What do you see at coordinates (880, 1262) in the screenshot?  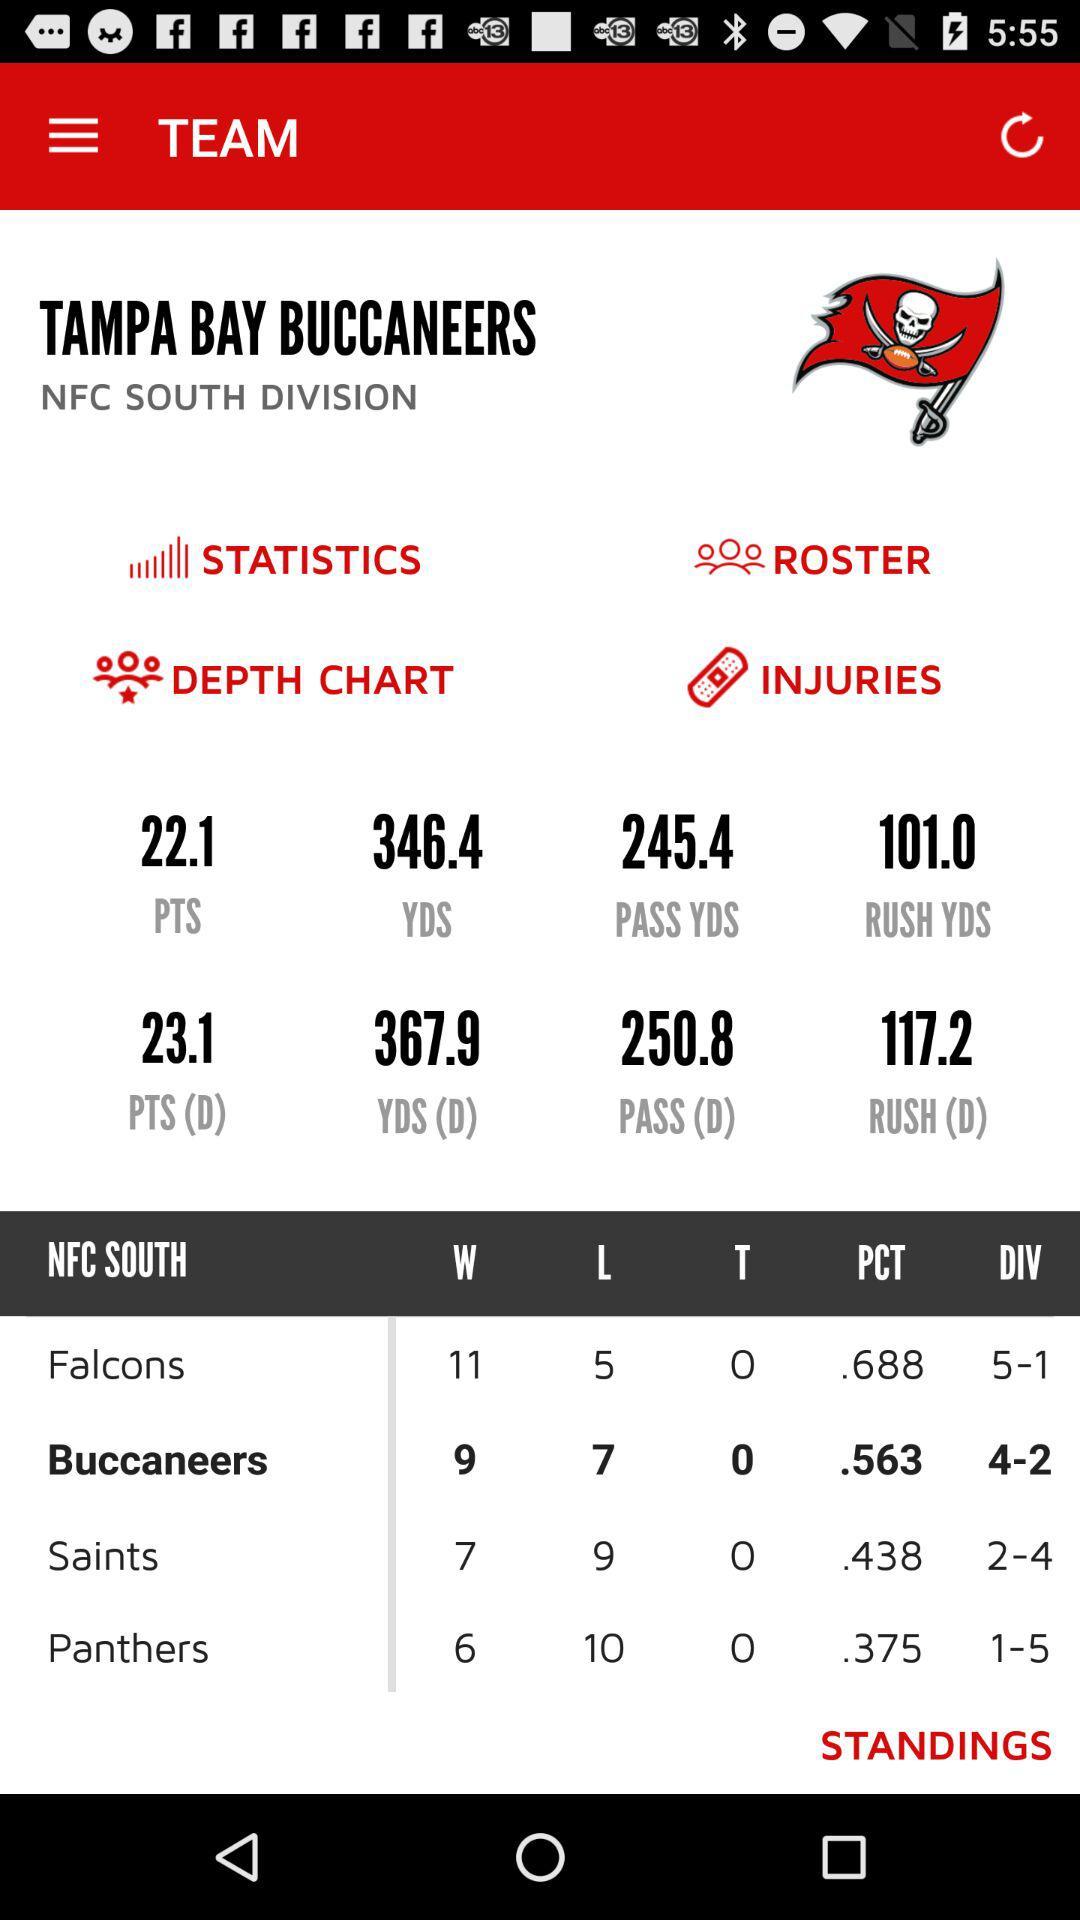 I see `icon to the left of div` at bounding box center [880, 1262].